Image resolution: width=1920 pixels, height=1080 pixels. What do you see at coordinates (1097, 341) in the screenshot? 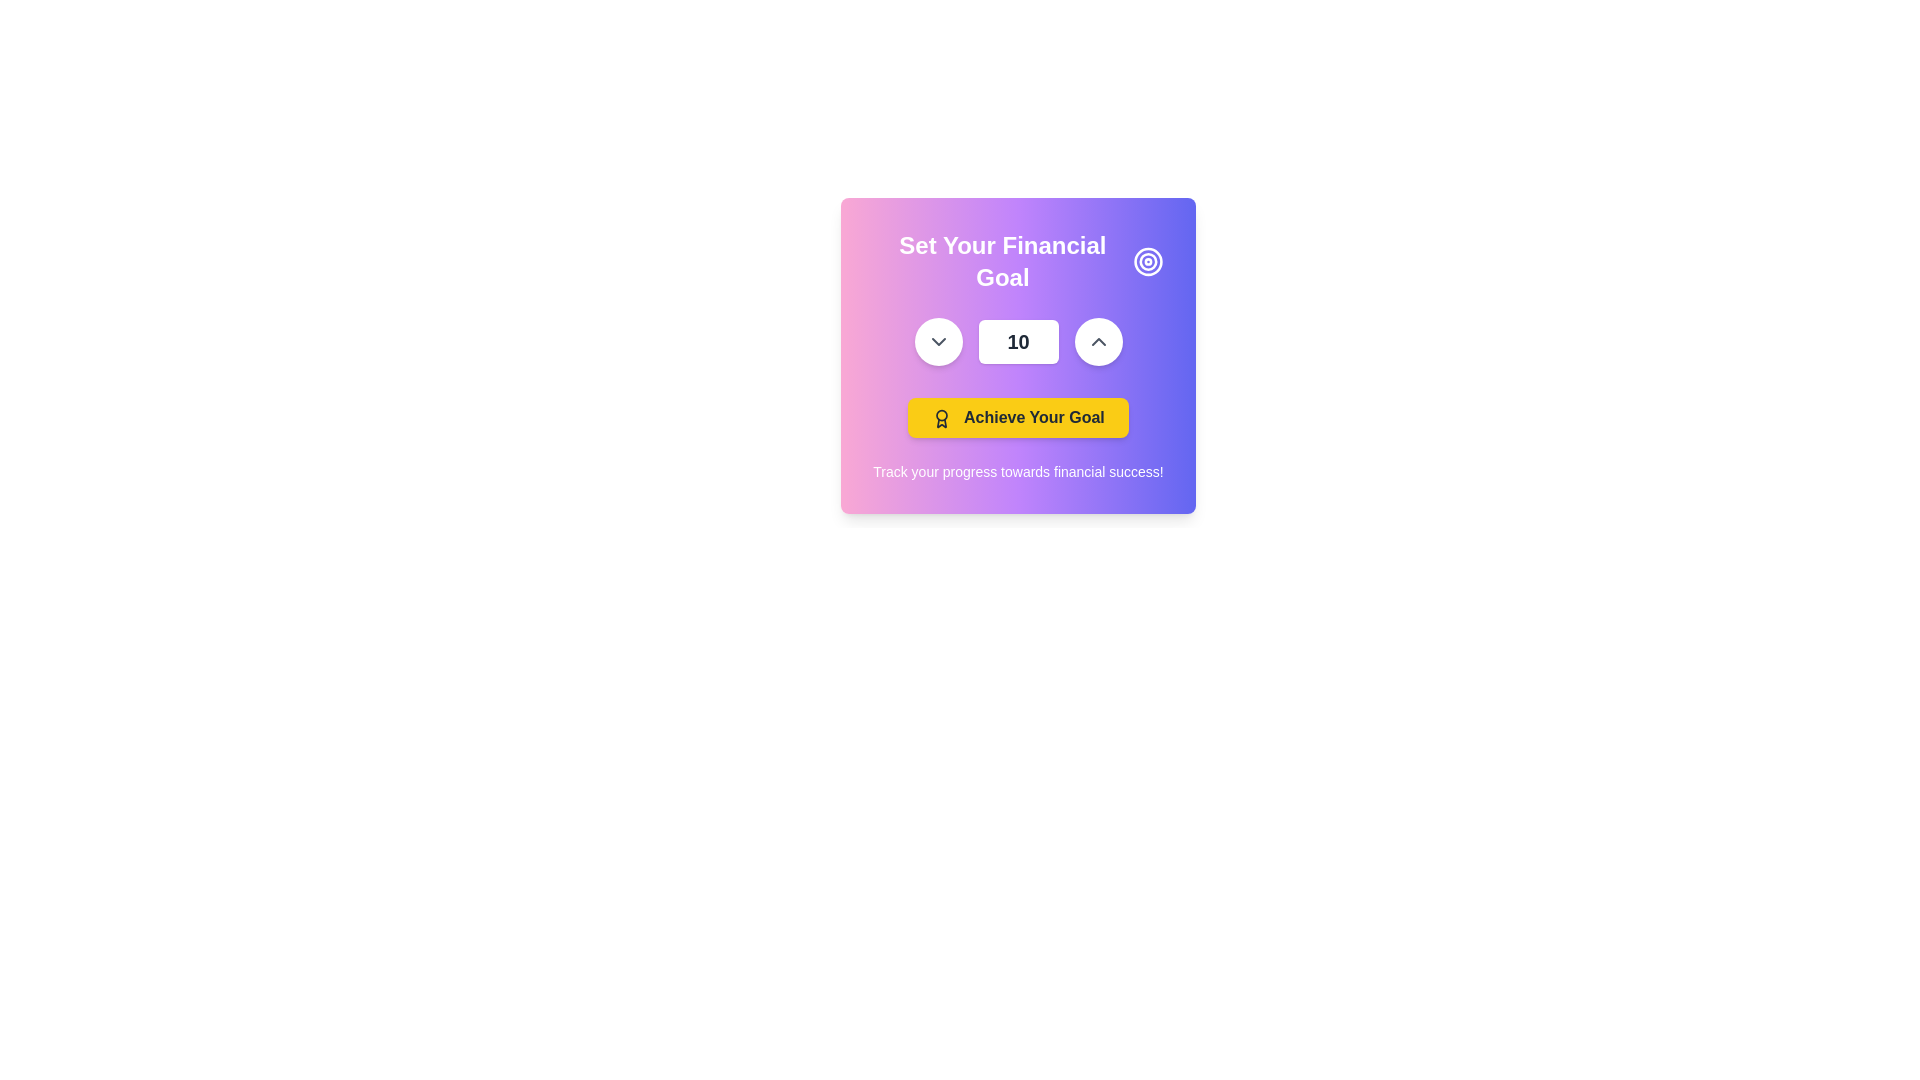
I see `the increment button located on the right side of the numeric input field` at bounding box center [1097, 341].